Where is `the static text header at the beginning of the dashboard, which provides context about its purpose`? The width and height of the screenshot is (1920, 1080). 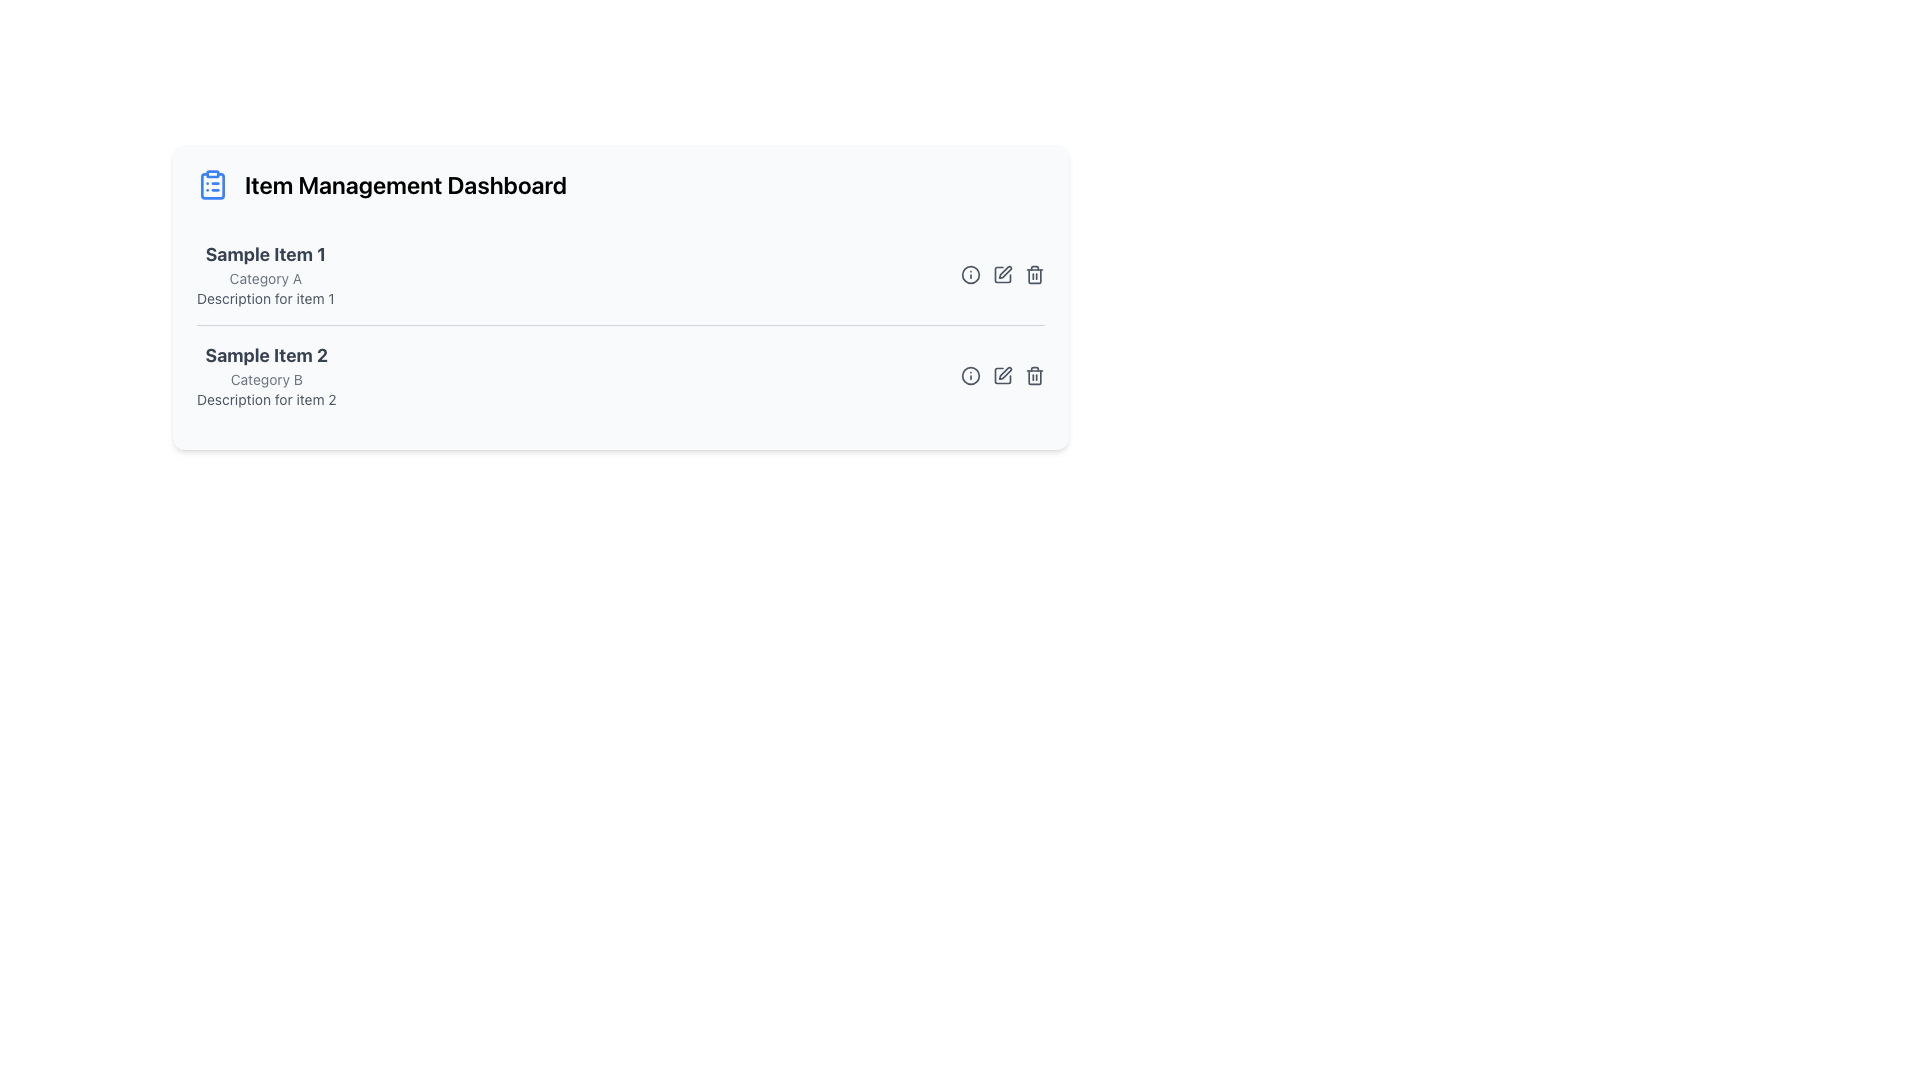 the static text header at the beginning of the dashboard, which provides context about its purpose is located at coordinates (405, 185).